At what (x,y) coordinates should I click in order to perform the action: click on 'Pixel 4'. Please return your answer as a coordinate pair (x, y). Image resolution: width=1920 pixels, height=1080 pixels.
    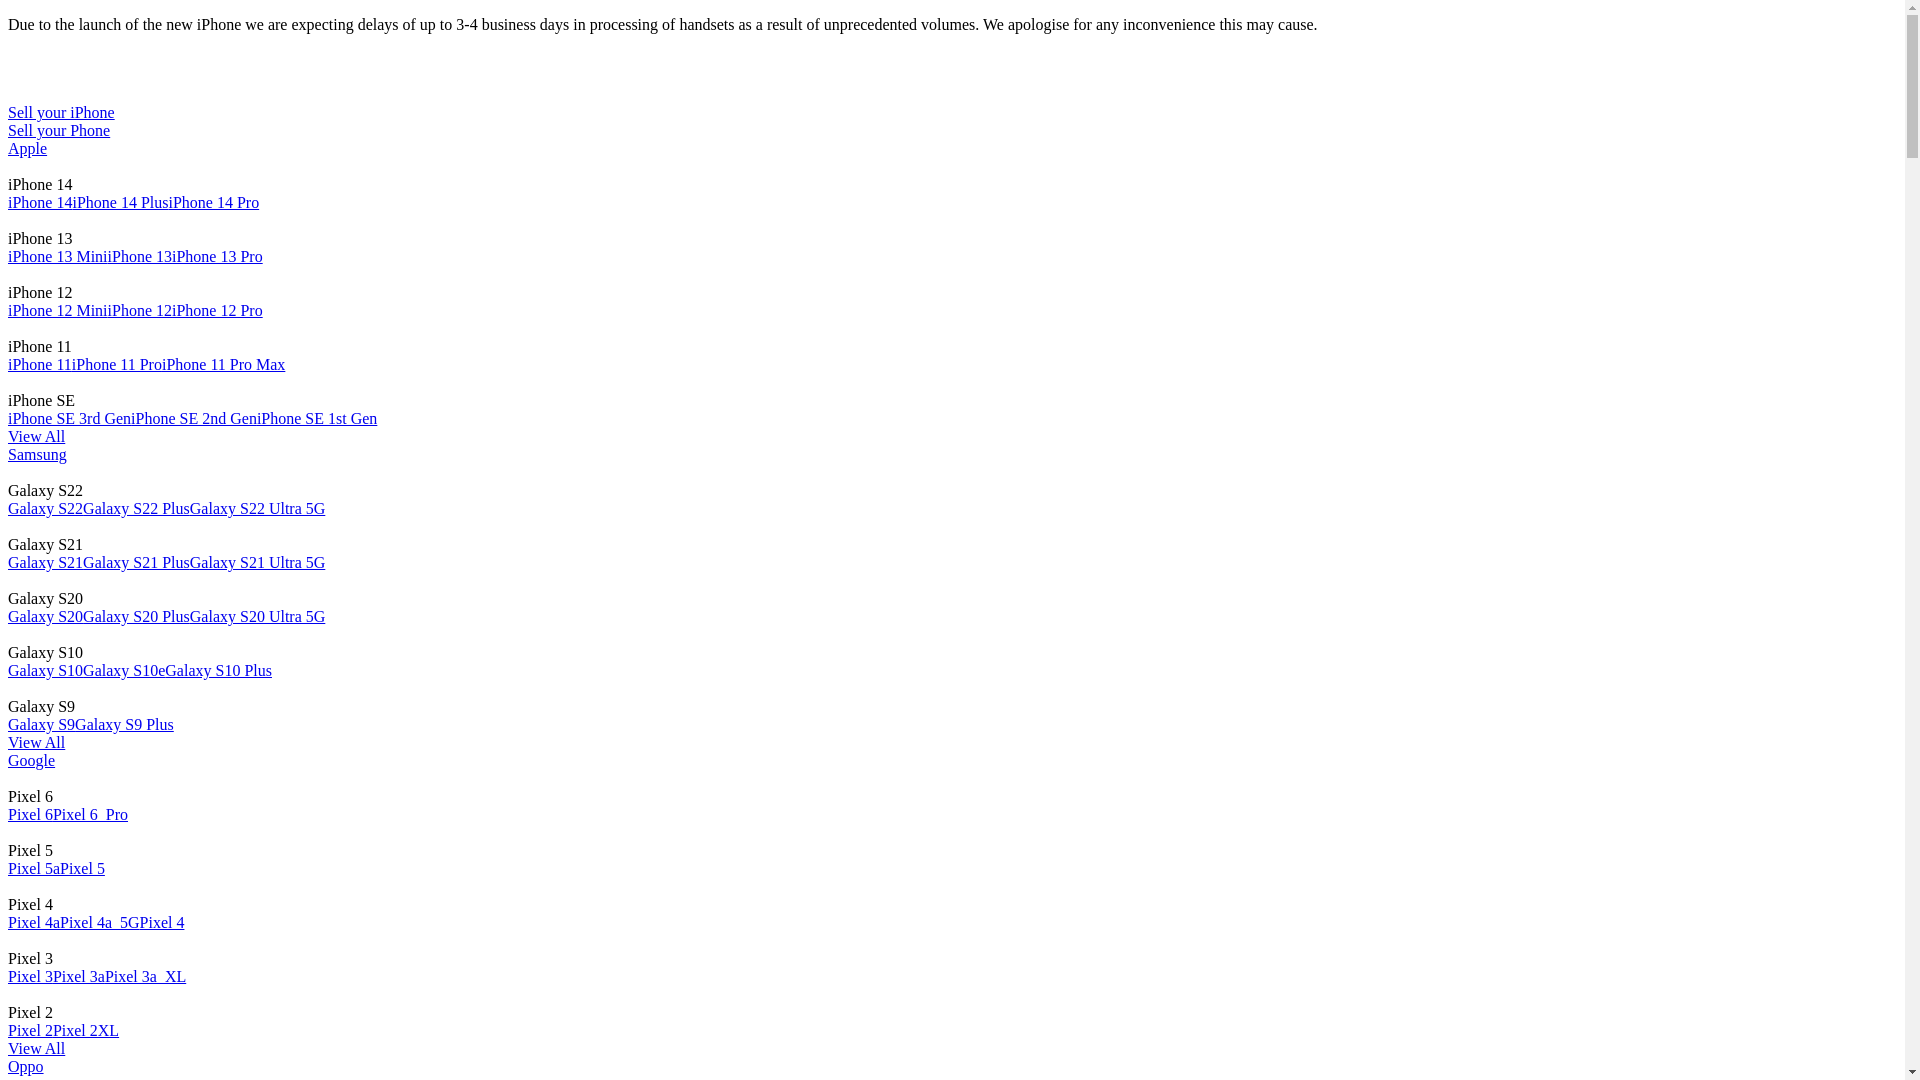
    Looking at the image, I should click on (162, 922).